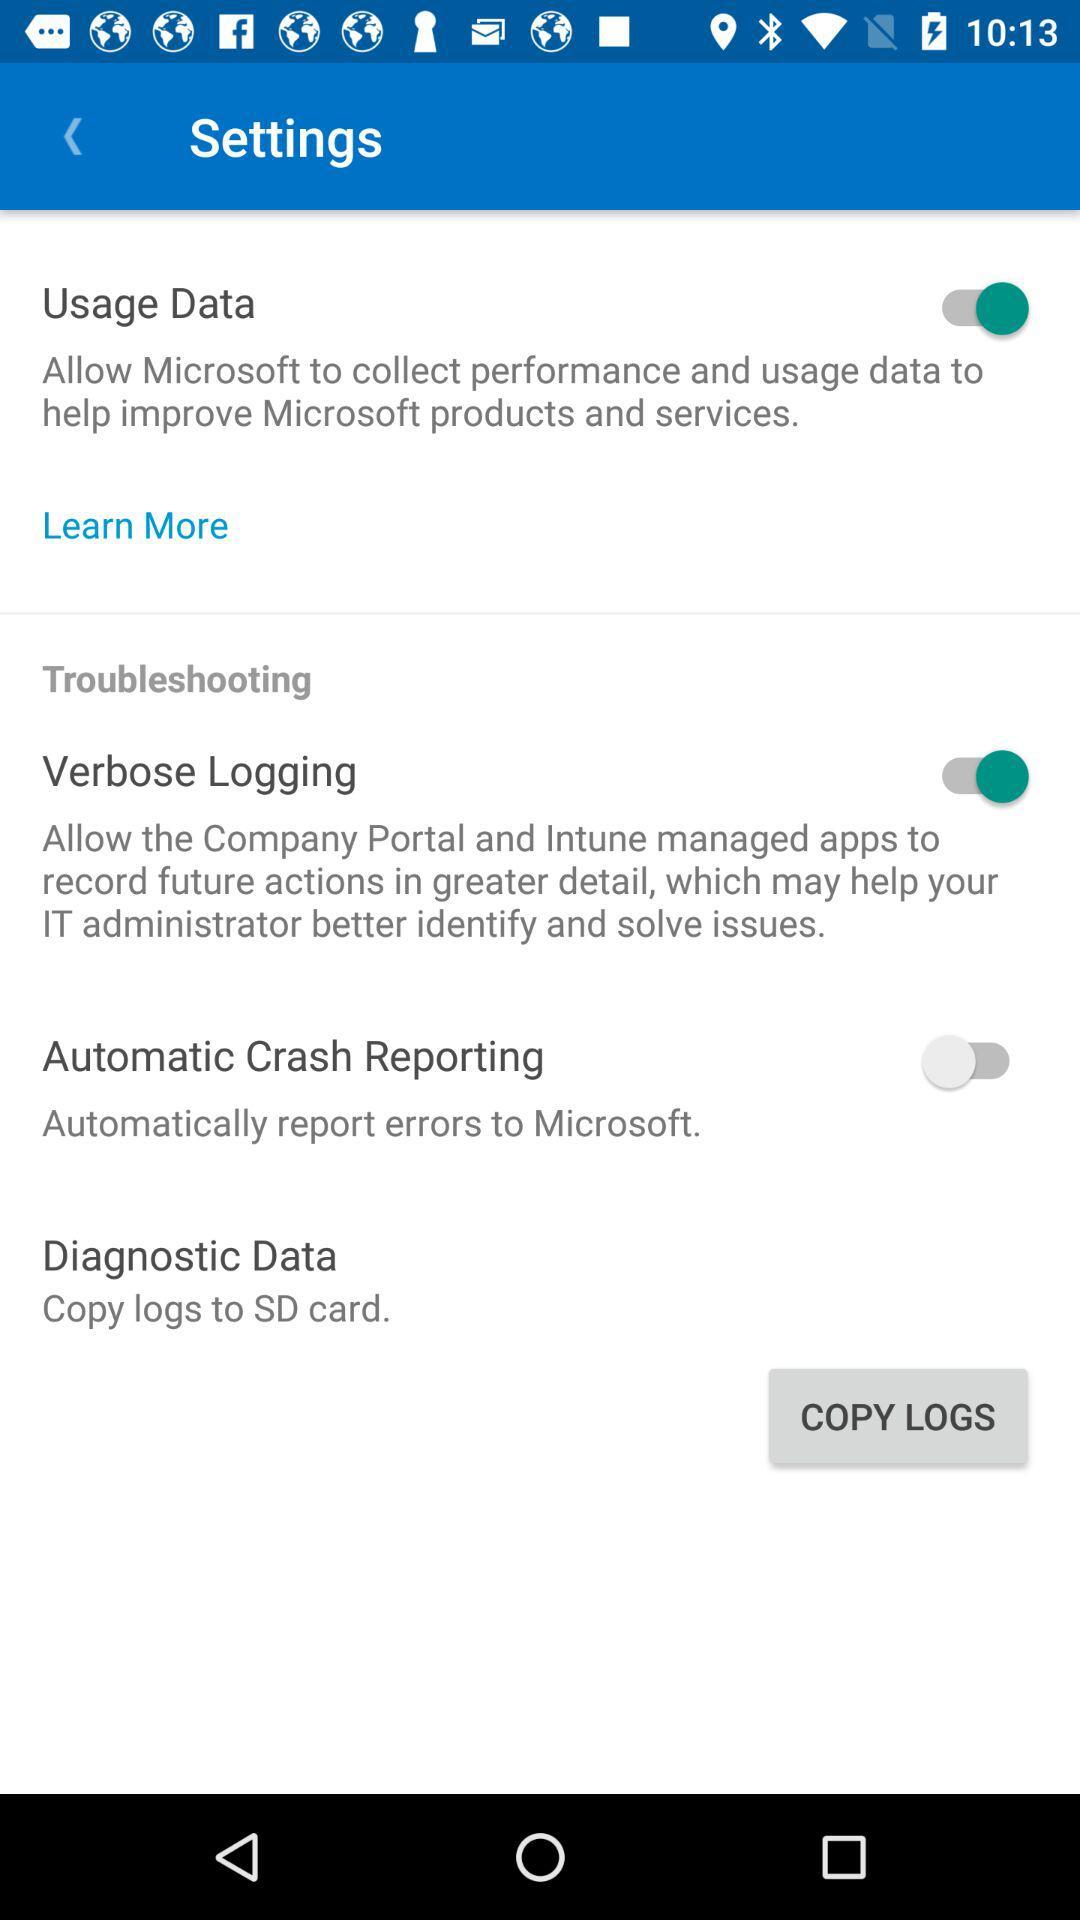 The height and width of the screenshot is (1920, 1080). Describe the element at coordinates (72, 135) in the screenshot. I see `icon to the left of the settings` at that location.